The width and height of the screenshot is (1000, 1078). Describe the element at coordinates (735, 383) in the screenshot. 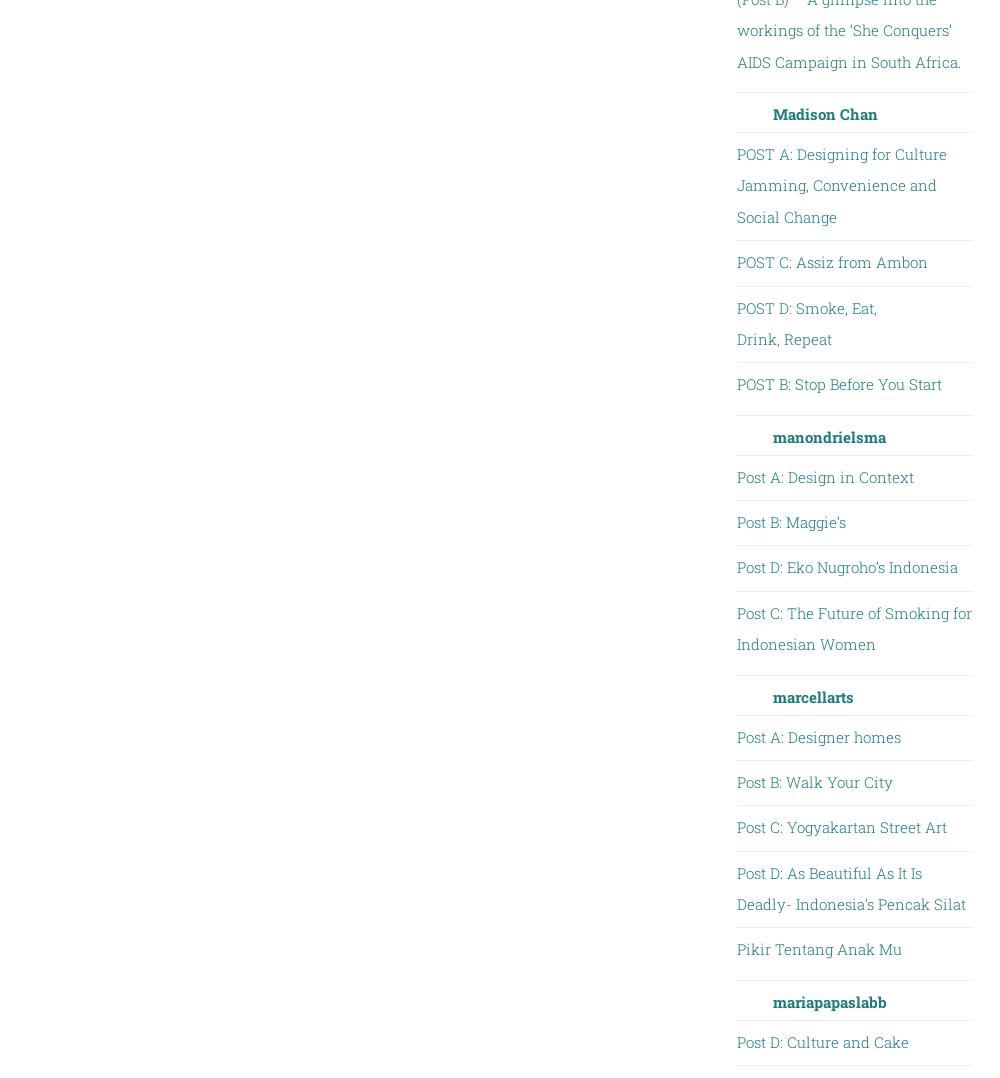

I see `'POST B: Stop Before You Start'` at that location.